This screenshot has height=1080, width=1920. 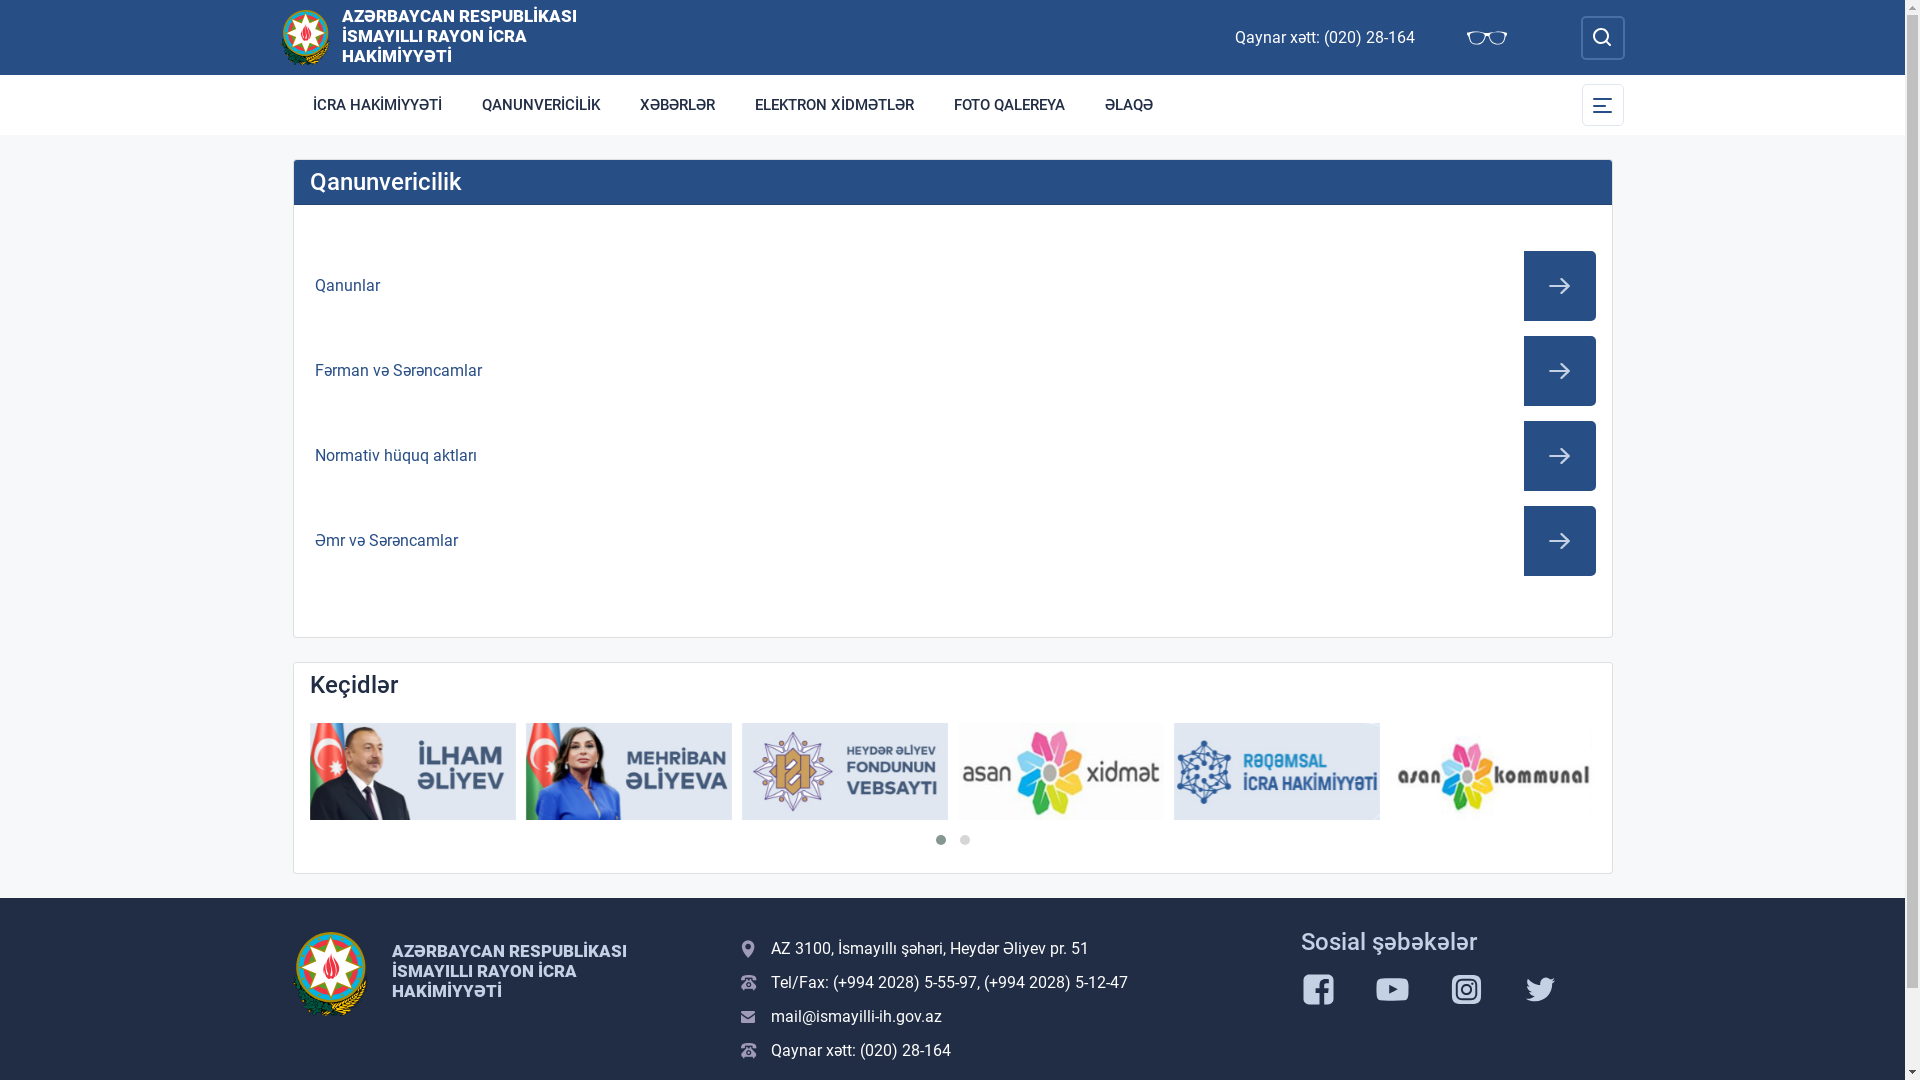 I want to click on 'FOTO QALEREYA', so click(x=933, y=104).